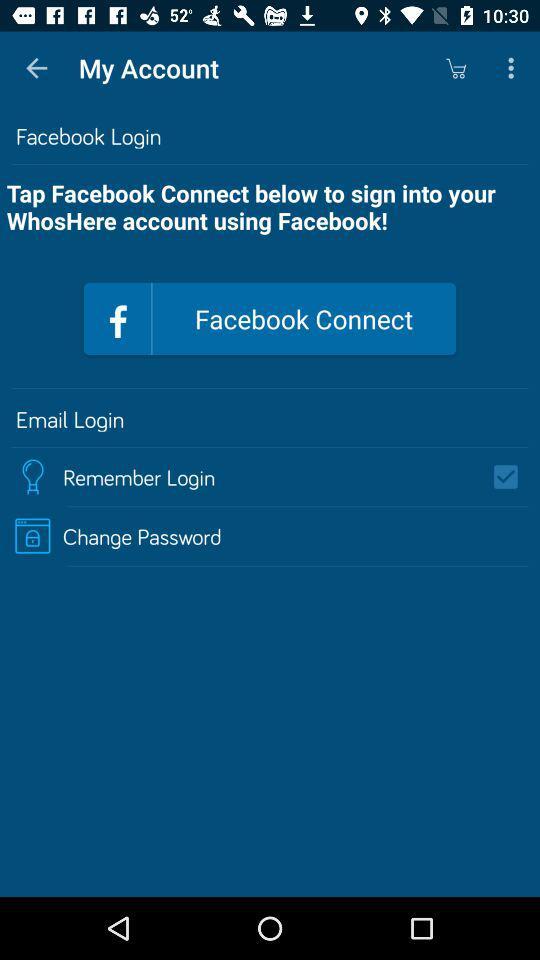 This screenshot has width=540, height=960. I want to click on icon next to the remember login, so click(512, 477).